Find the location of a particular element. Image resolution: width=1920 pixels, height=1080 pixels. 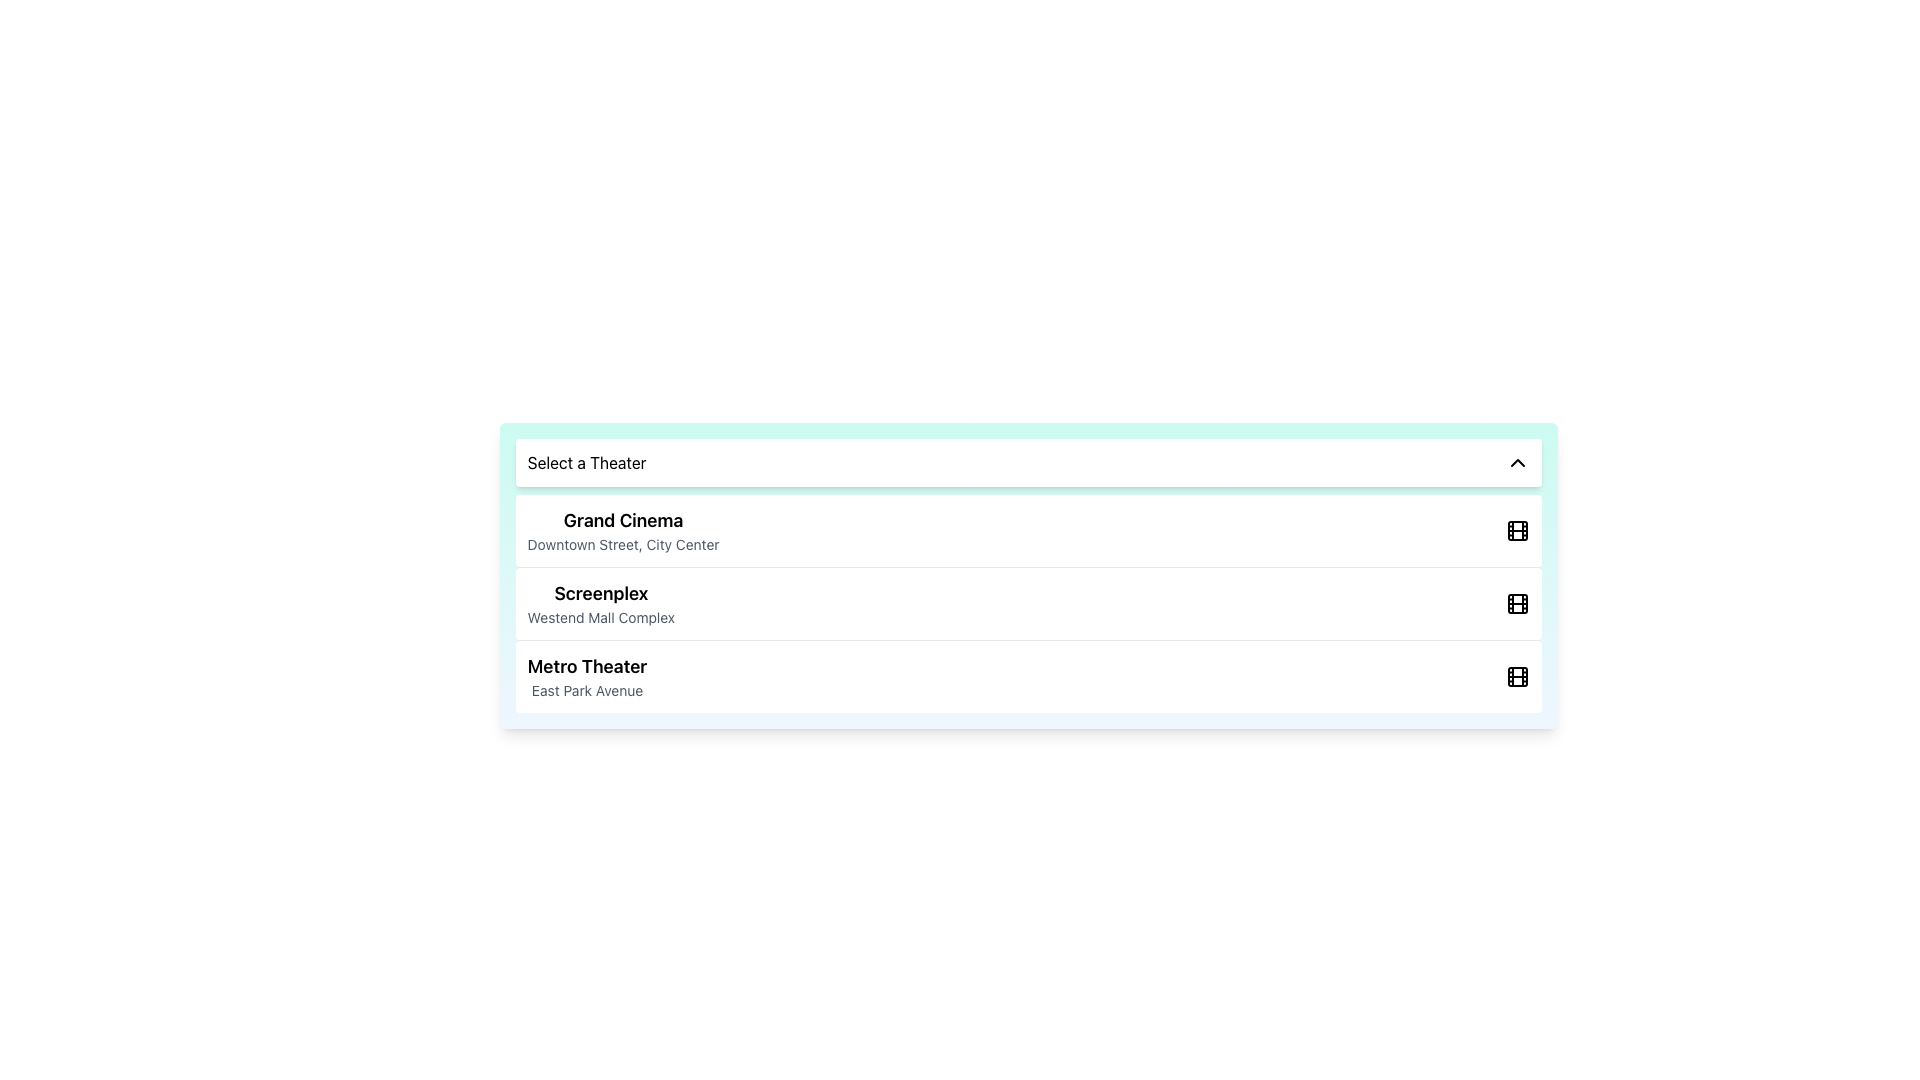

the film reel icon located in the top-right corner of the 'Grand Cinema' row is located at coordinates (1518, 530).